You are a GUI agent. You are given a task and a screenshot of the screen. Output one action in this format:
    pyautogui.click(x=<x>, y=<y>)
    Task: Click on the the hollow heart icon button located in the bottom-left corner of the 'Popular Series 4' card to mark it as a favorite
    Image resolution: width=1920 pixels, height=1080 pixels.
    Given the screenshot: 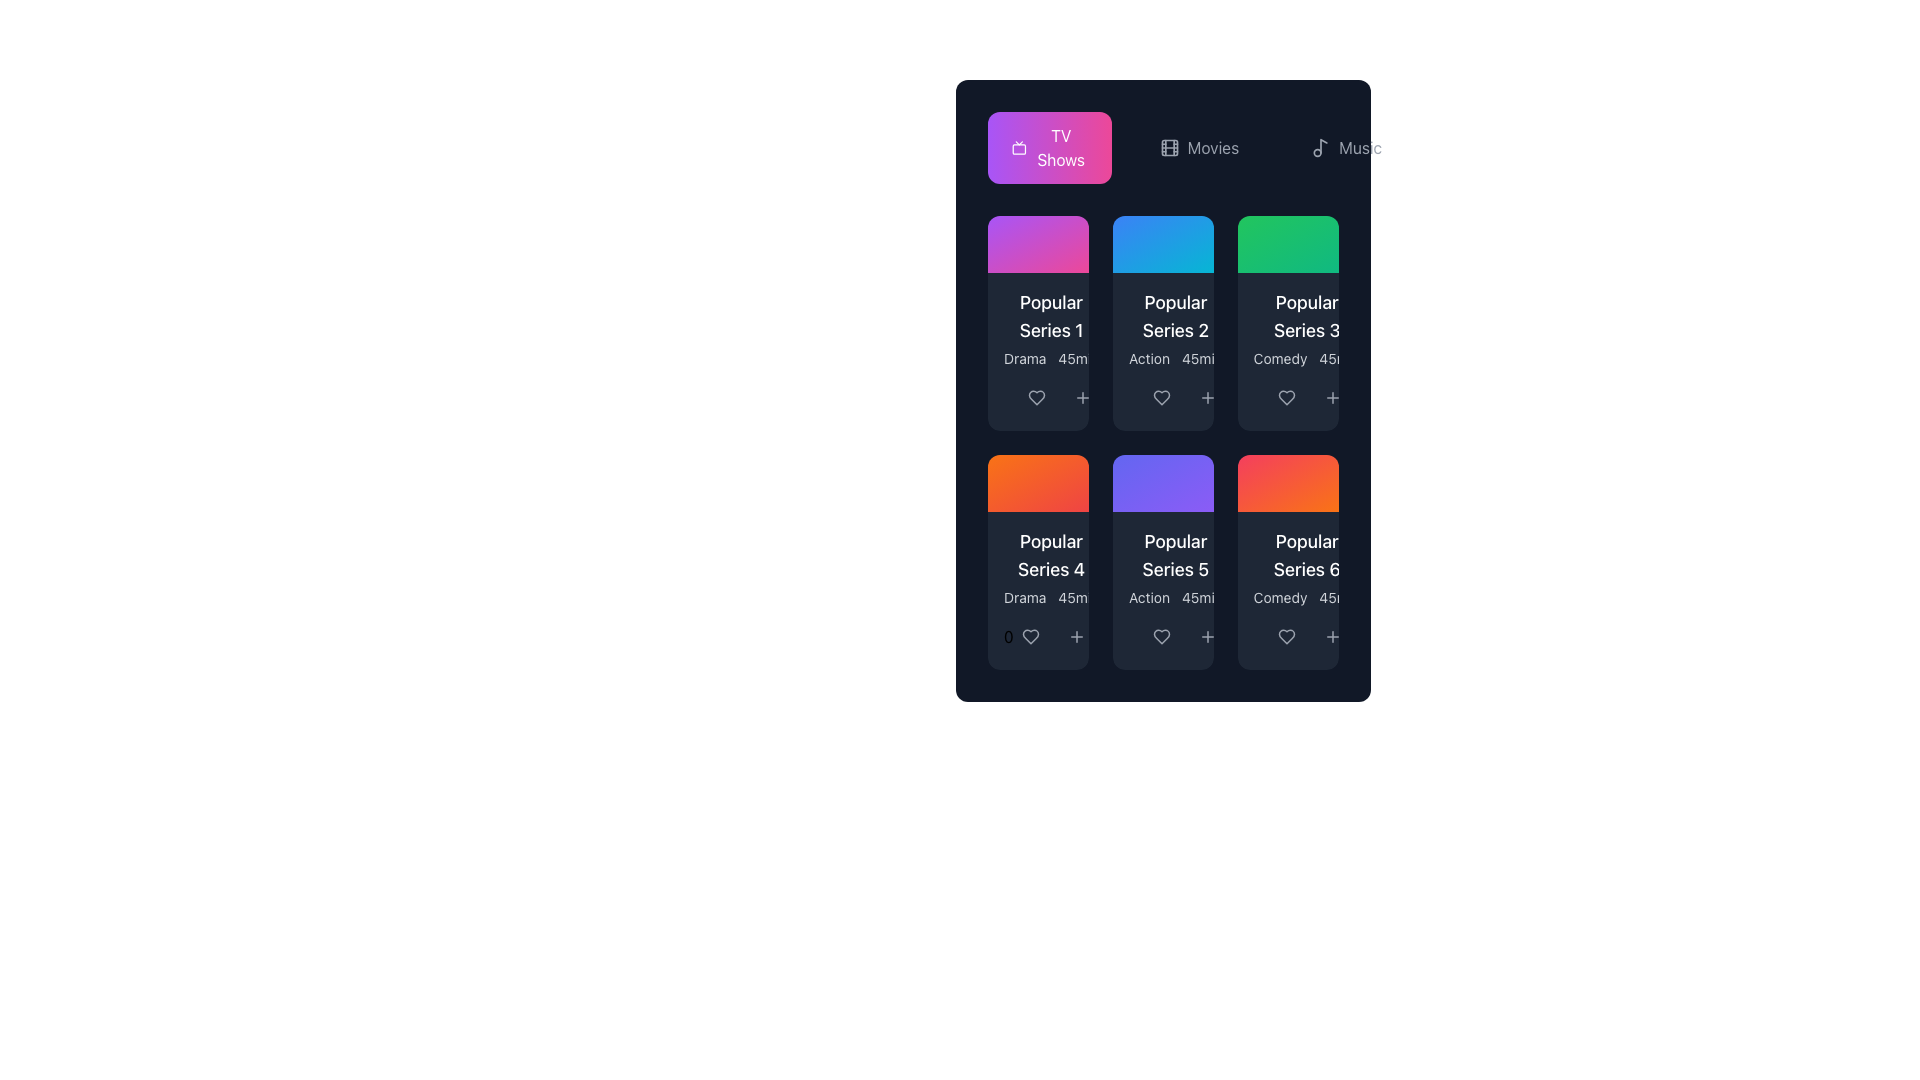 What is the action you would take?
    pyautogui.click(x=1030, y=636)
    